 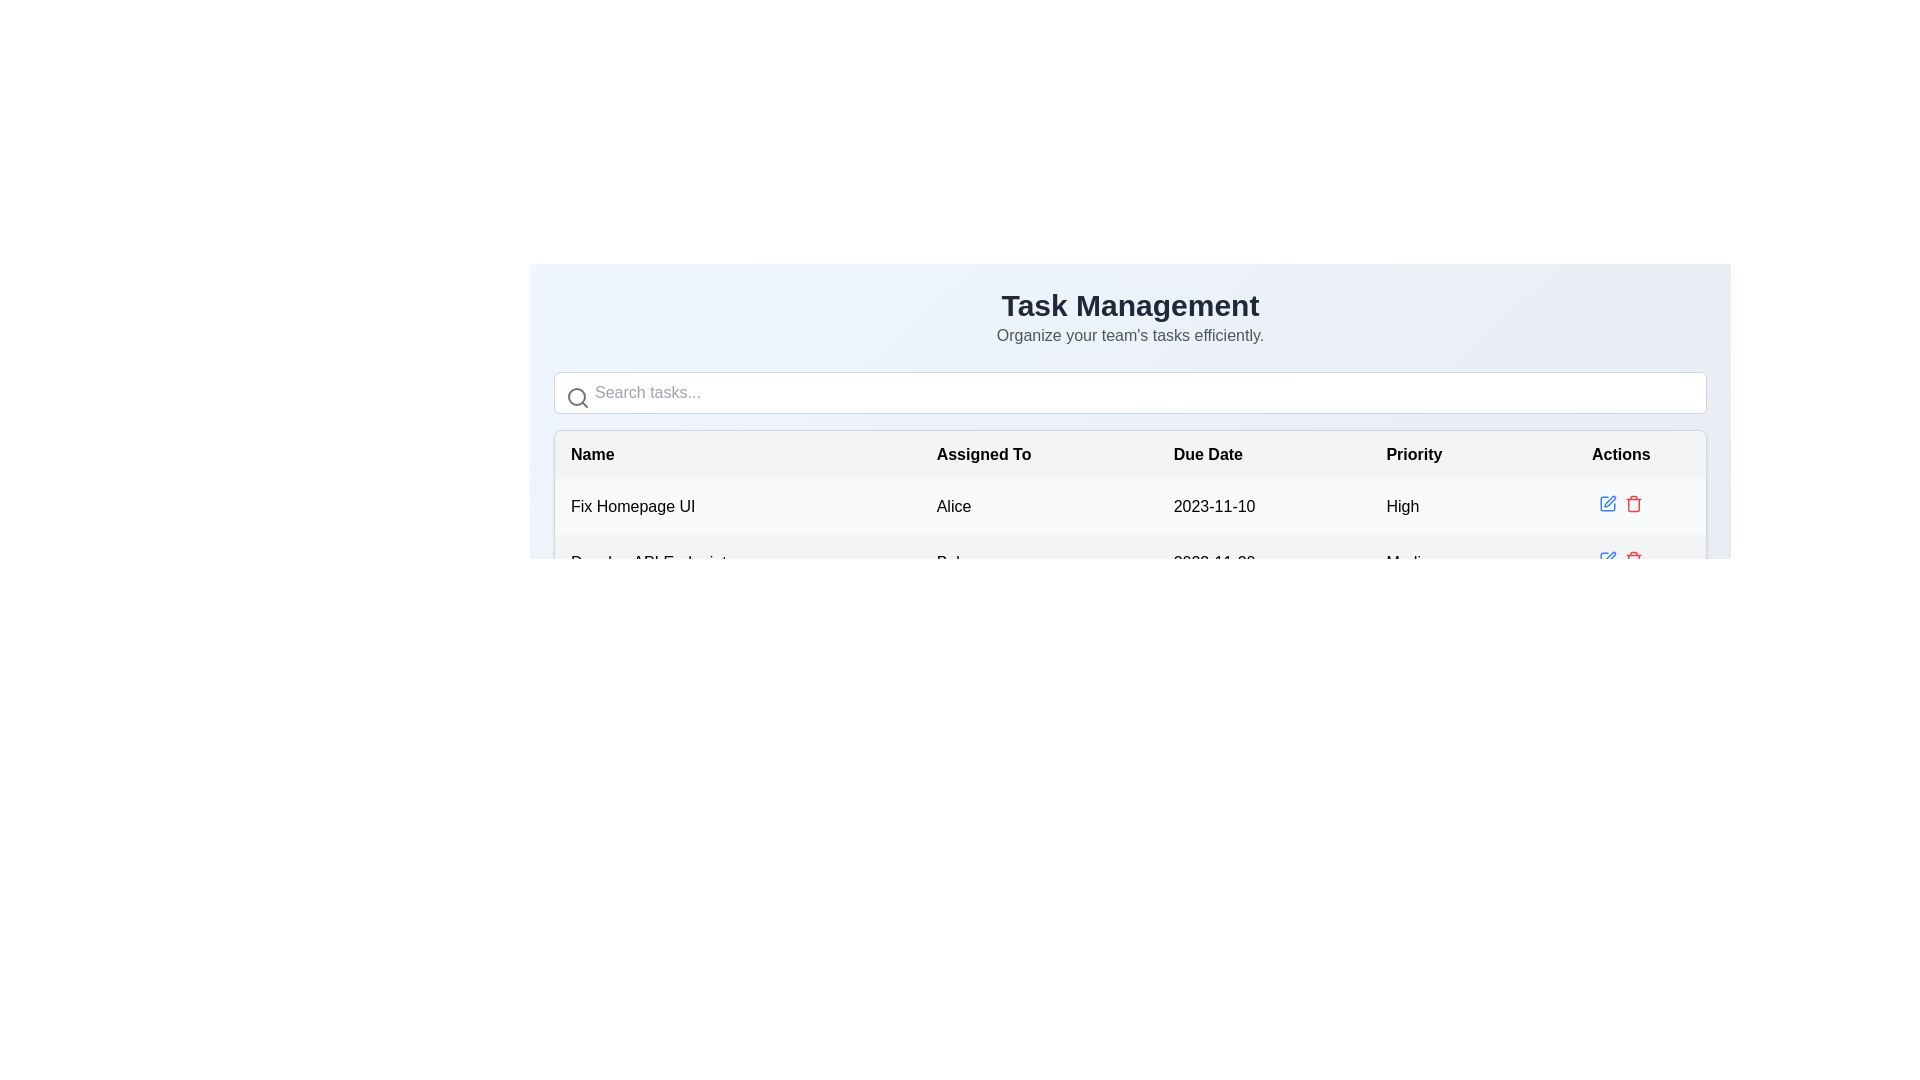 I want to click on the delete button located in the 'Actions' column of the second row in the data table, so click(x=1634, y=559).